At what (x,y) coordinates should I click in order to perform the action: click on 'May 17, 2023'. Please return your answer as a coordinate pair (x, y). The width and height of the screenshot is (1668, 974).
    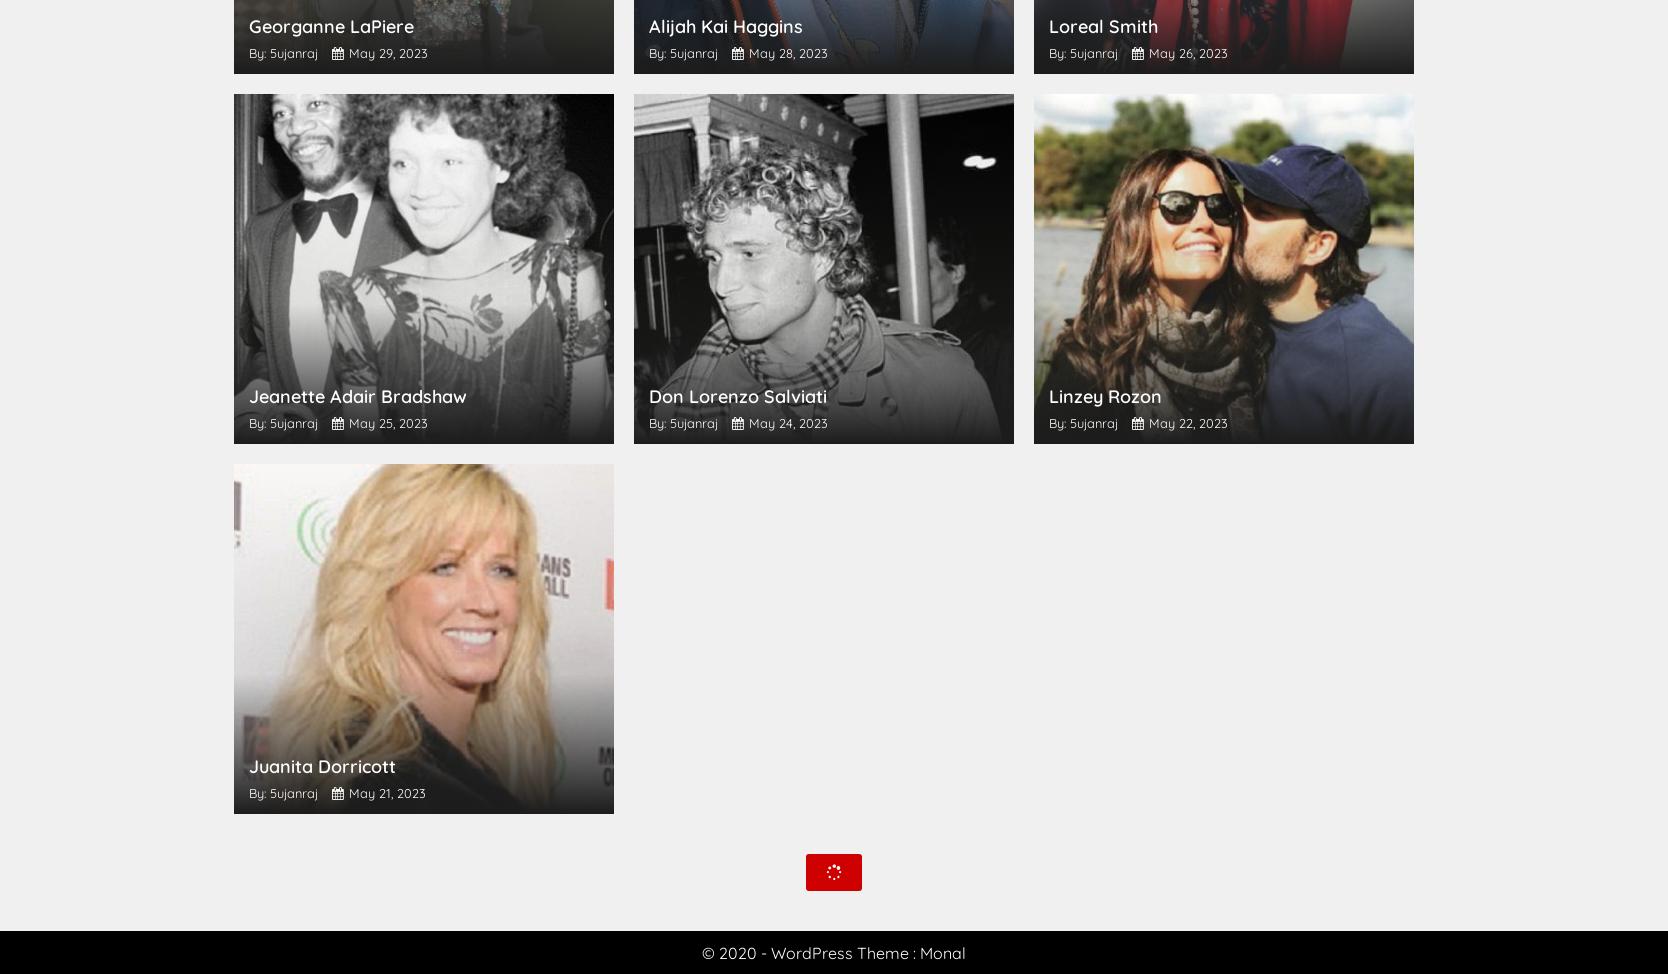
    Looking at the image, I should click on (1184, 792).